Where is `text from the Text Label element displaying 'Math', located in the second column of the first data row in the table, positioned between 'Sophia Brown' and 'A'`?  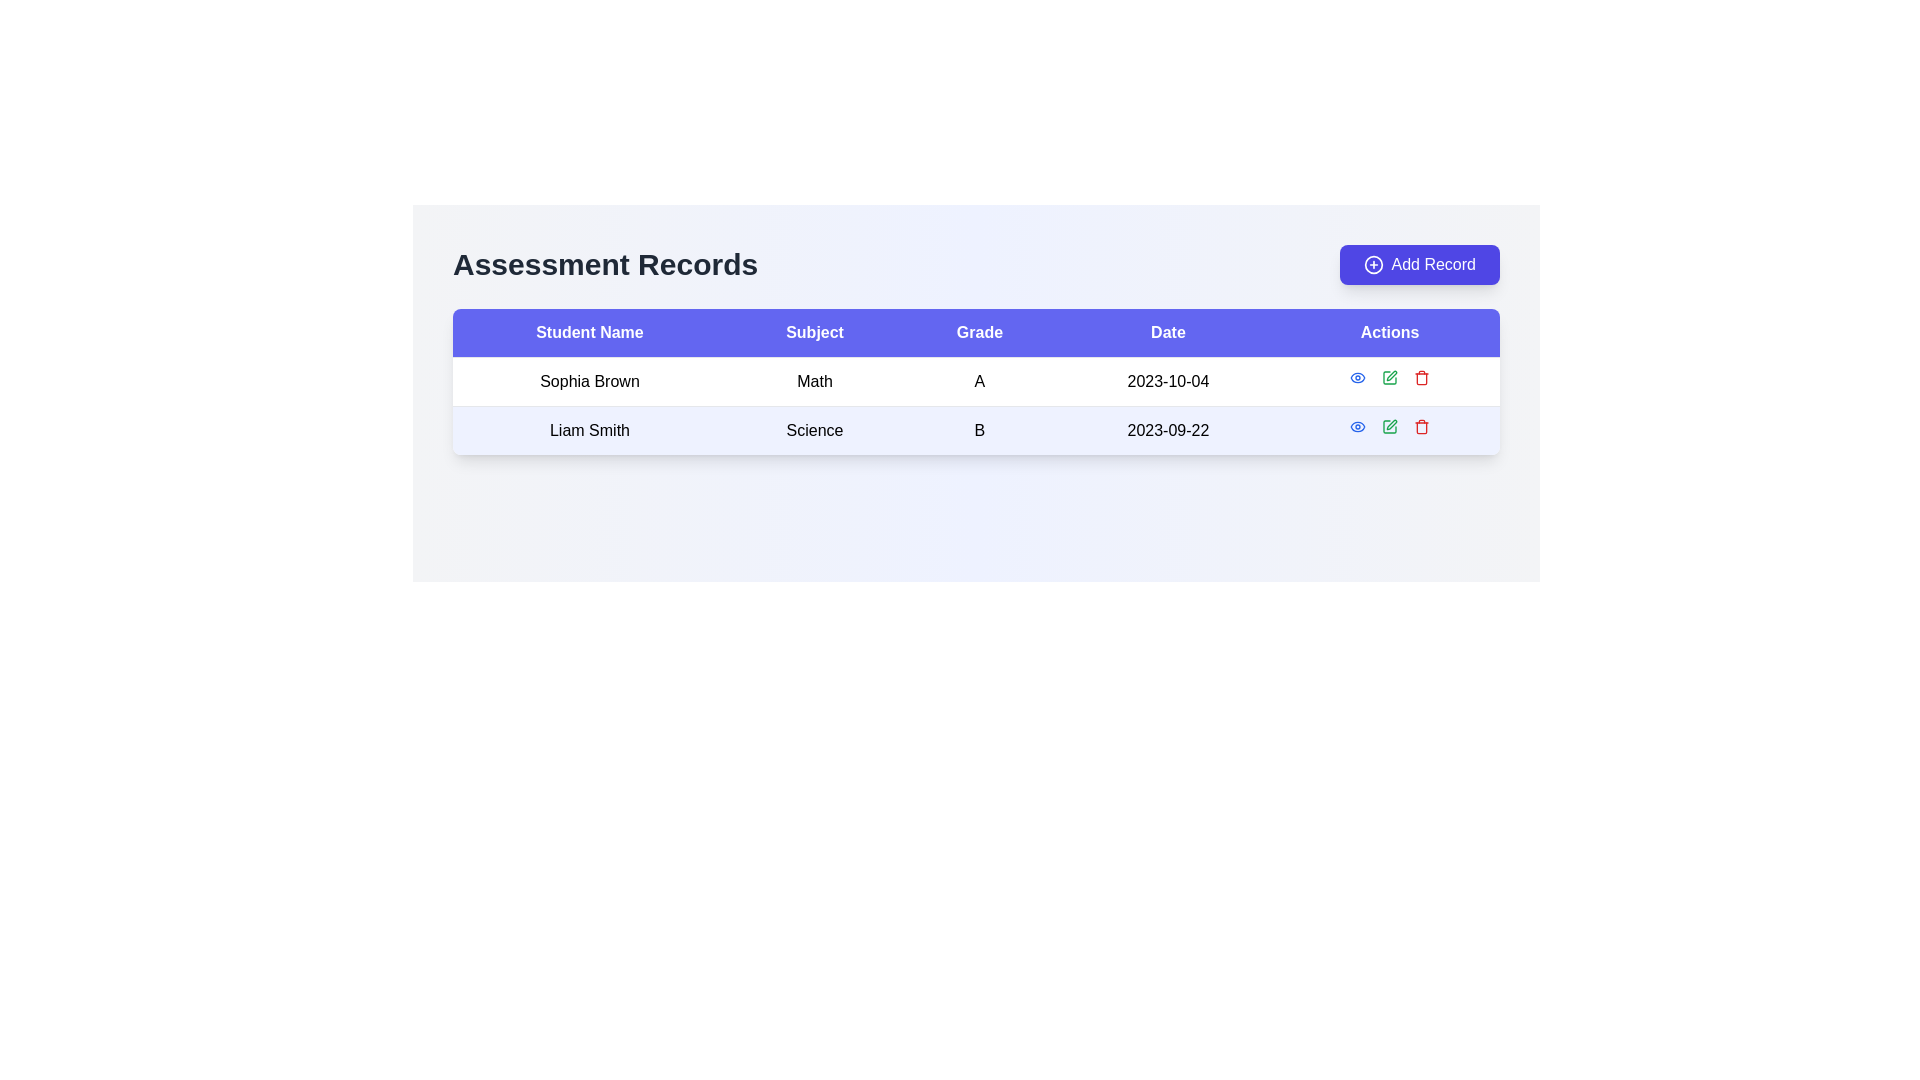
text from the Text Label element displaying 'Math', located in the second column of the first data row in the table, positioned between 'Sophia Brown' and 'A' is located at coordinates (815, 381).